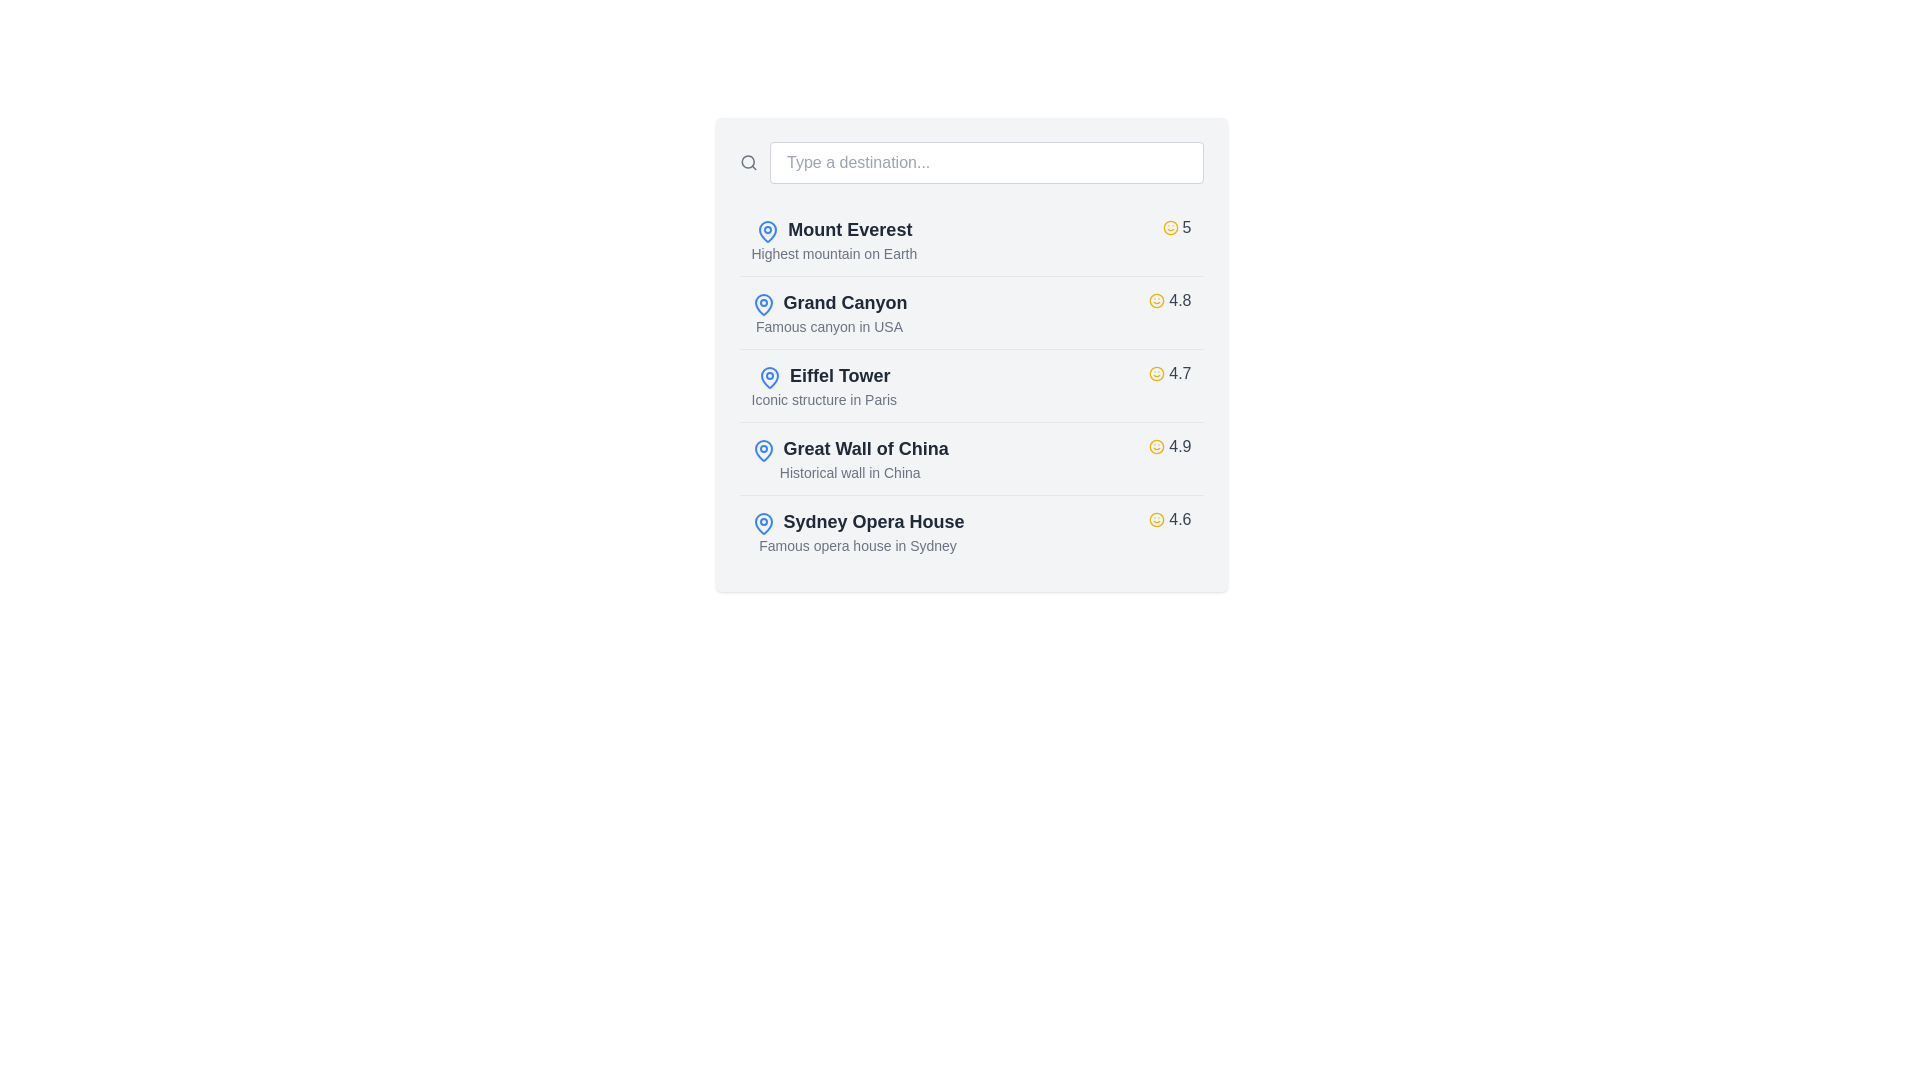 The image size is (1920, 1080). I want to click on the large circular SVG element representing the smiling face in the rating icon of the 'Eiffel Tower' entry, so click(1157, 374).